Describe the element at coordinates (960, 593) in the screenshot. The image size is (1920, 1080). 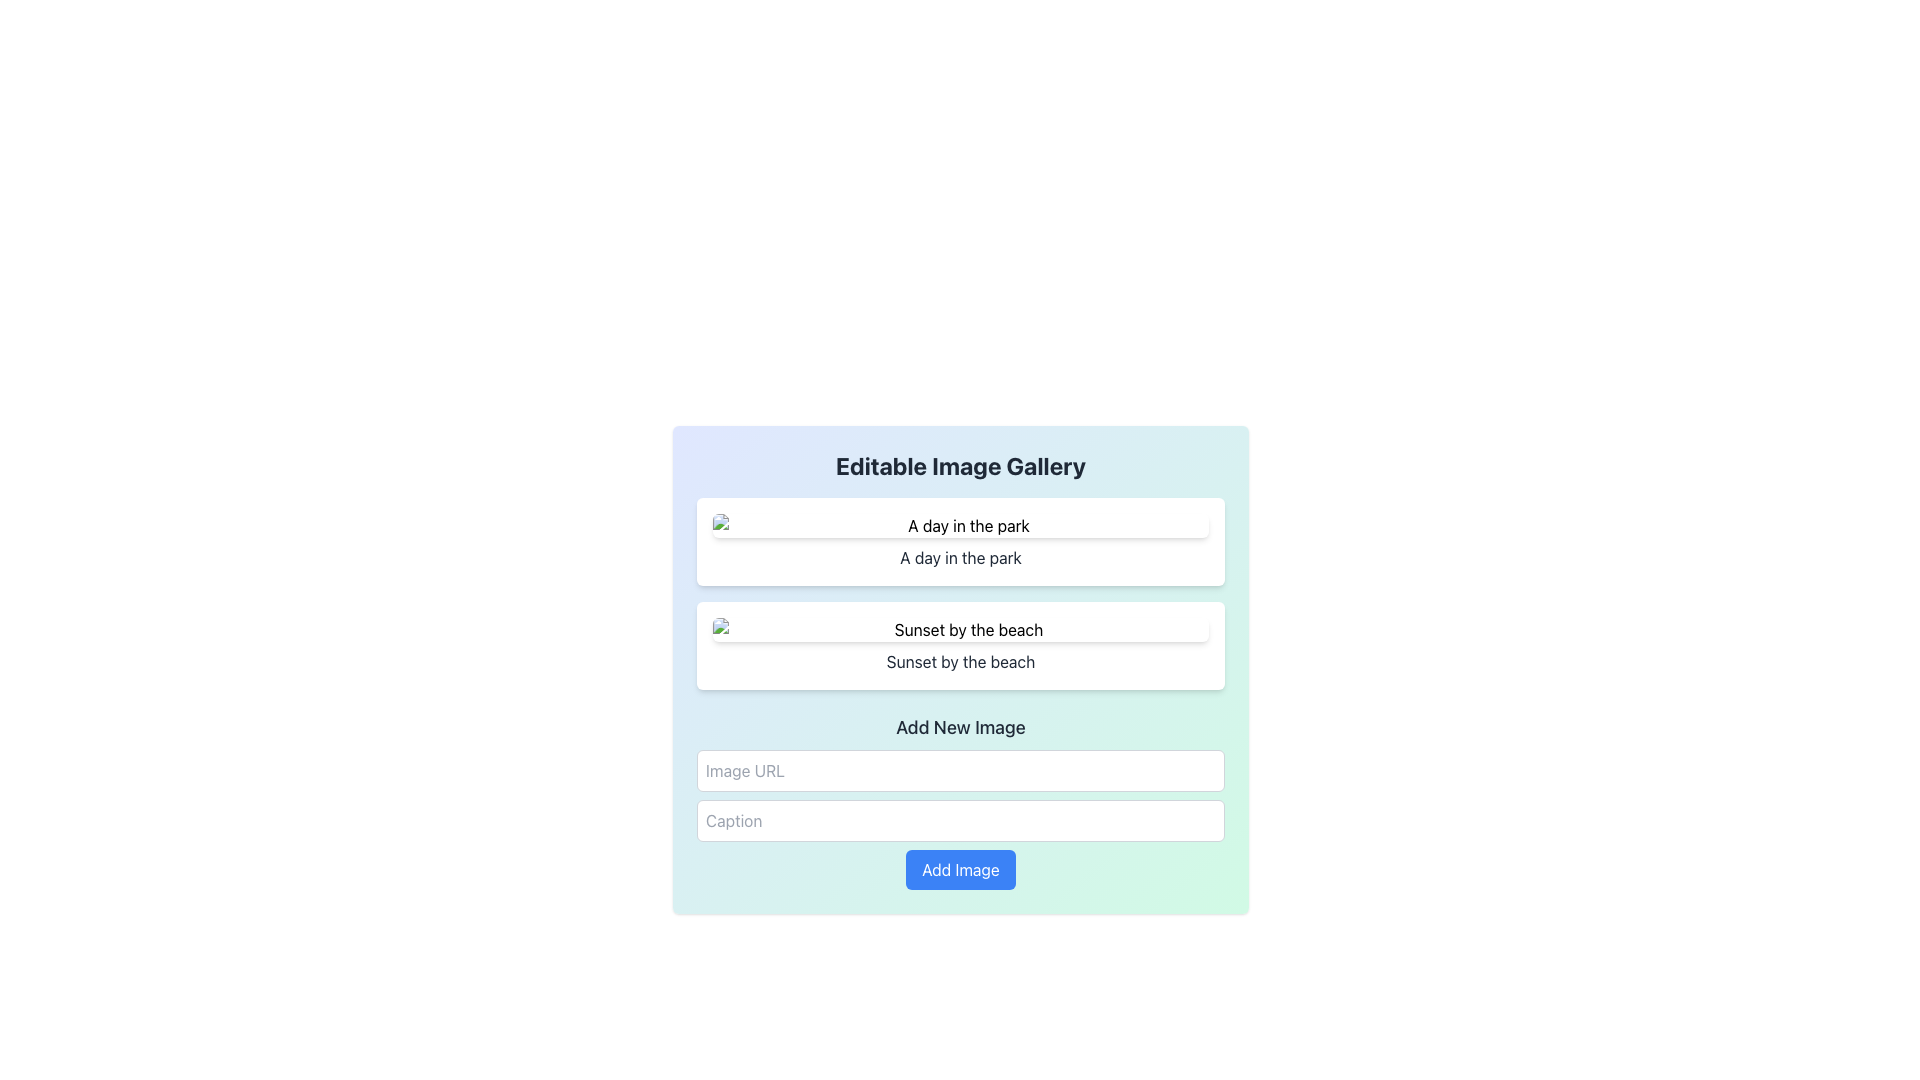
I see `the vertical section containing two blocks in the 'Editable Image Gallery' section, which includes 'A day in the park' and 'Sunset by the beach'` at that location.